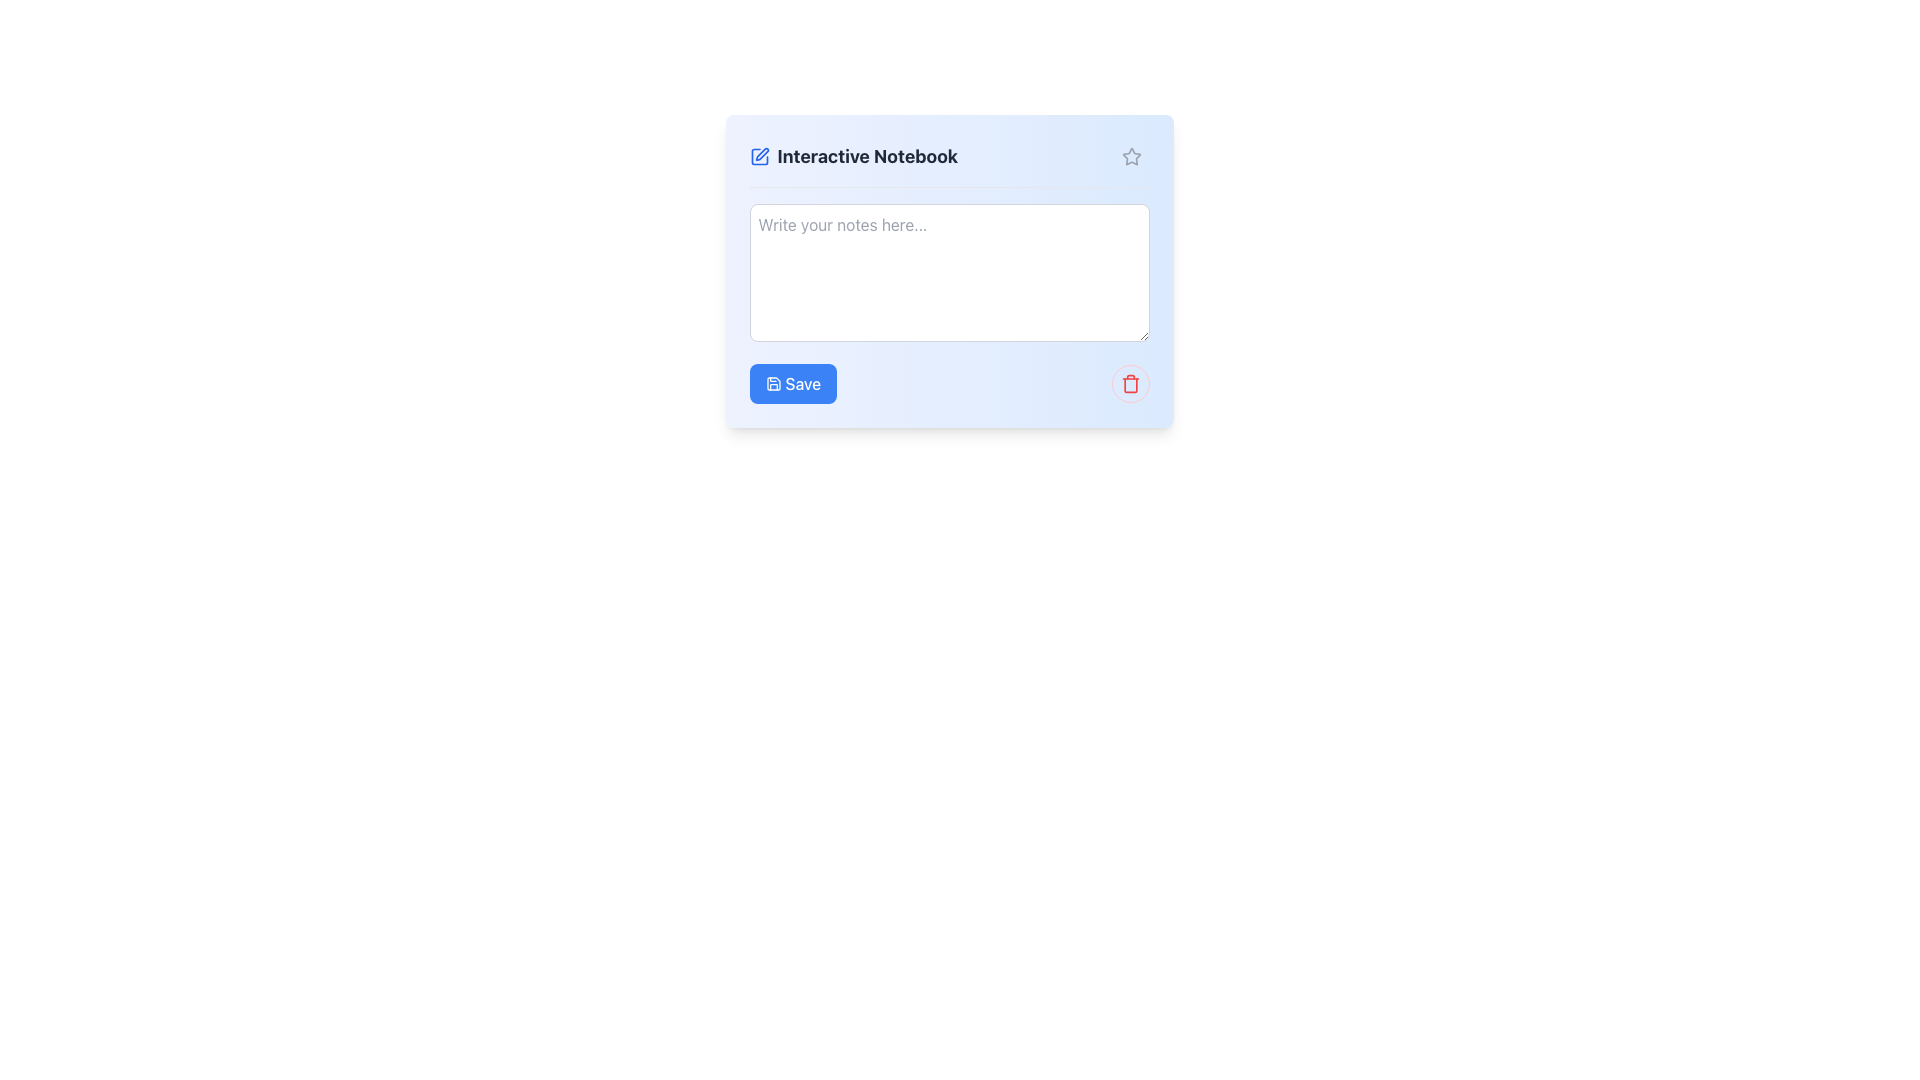  What do you see at coordinates (792, 384) in the screenshot?
I see `the 'Save' button, which is a rectangular button with rounded corners, blue background, and white text` at bounding box center [792, 384].